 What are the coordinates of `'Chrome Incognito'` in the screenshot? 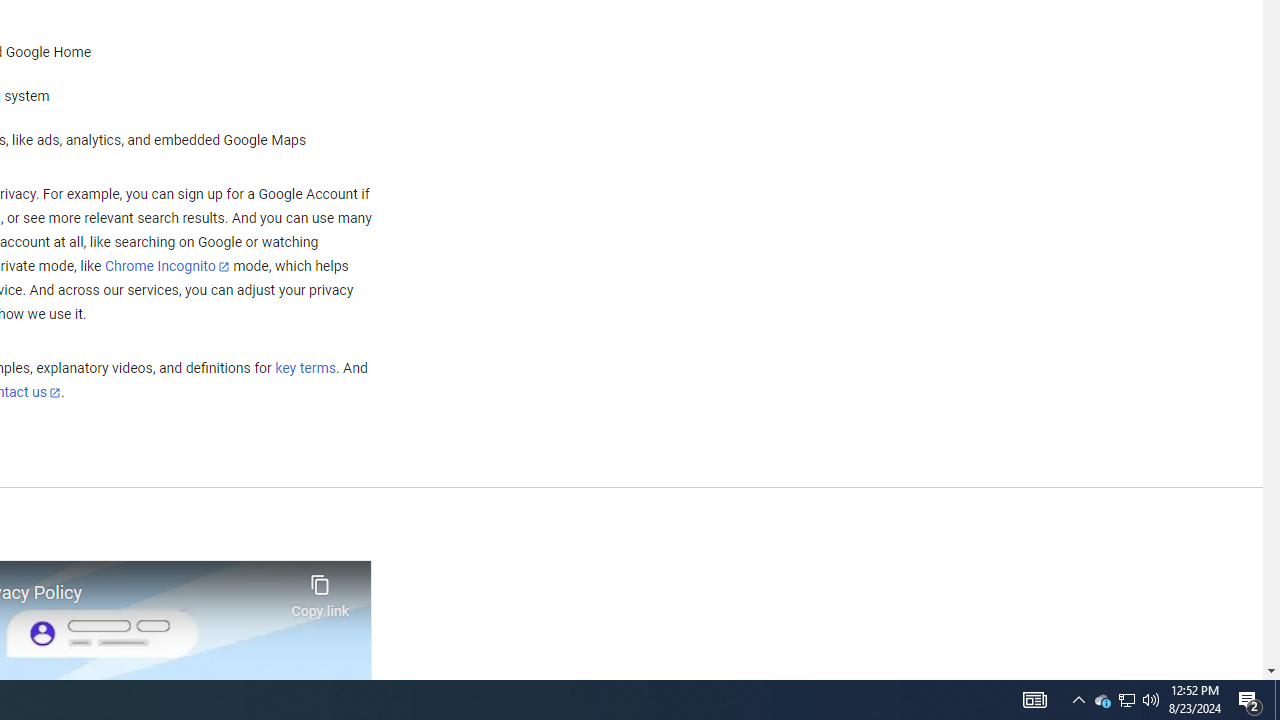 It's located at (167, 265).